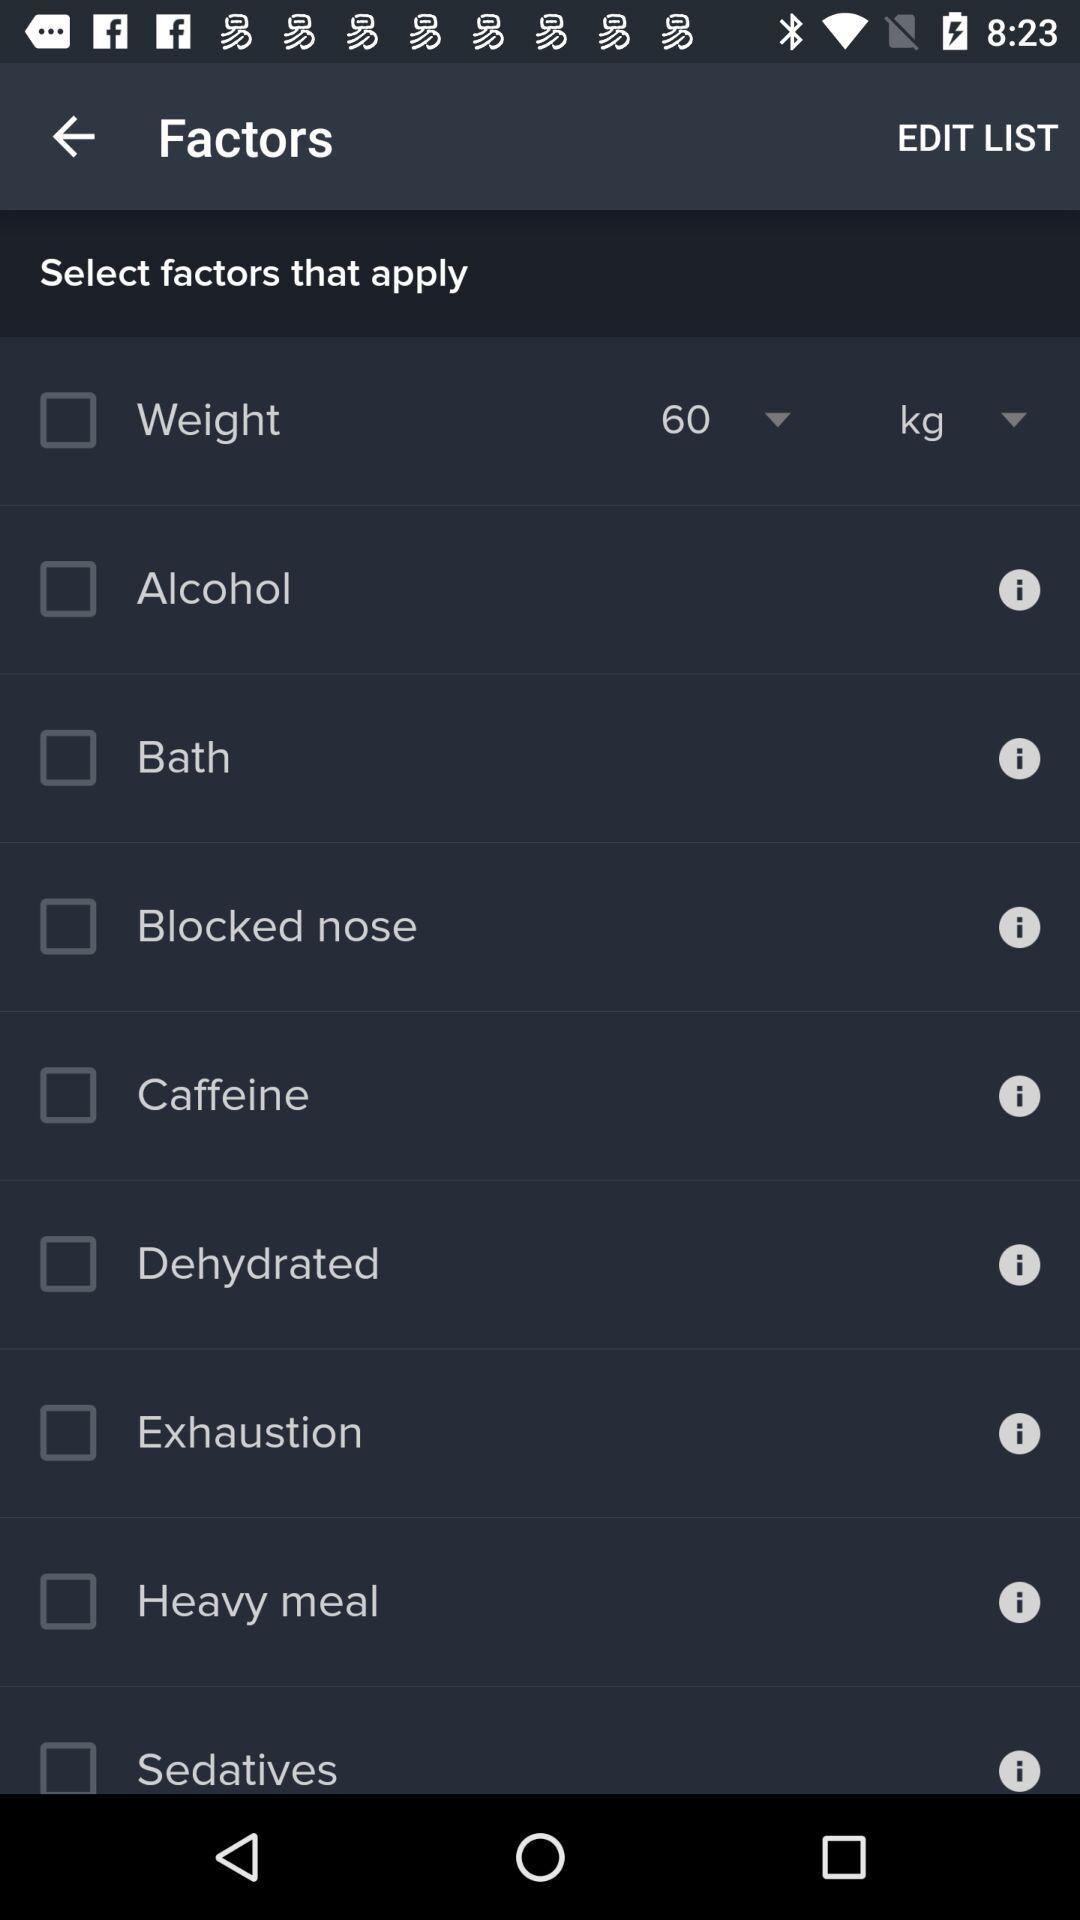 Image resolution: width=1080 pixels, height=1920 pixels. Describe the element at coordinates (173, 1094) in the screenshot. I see `caffeine` at that location.